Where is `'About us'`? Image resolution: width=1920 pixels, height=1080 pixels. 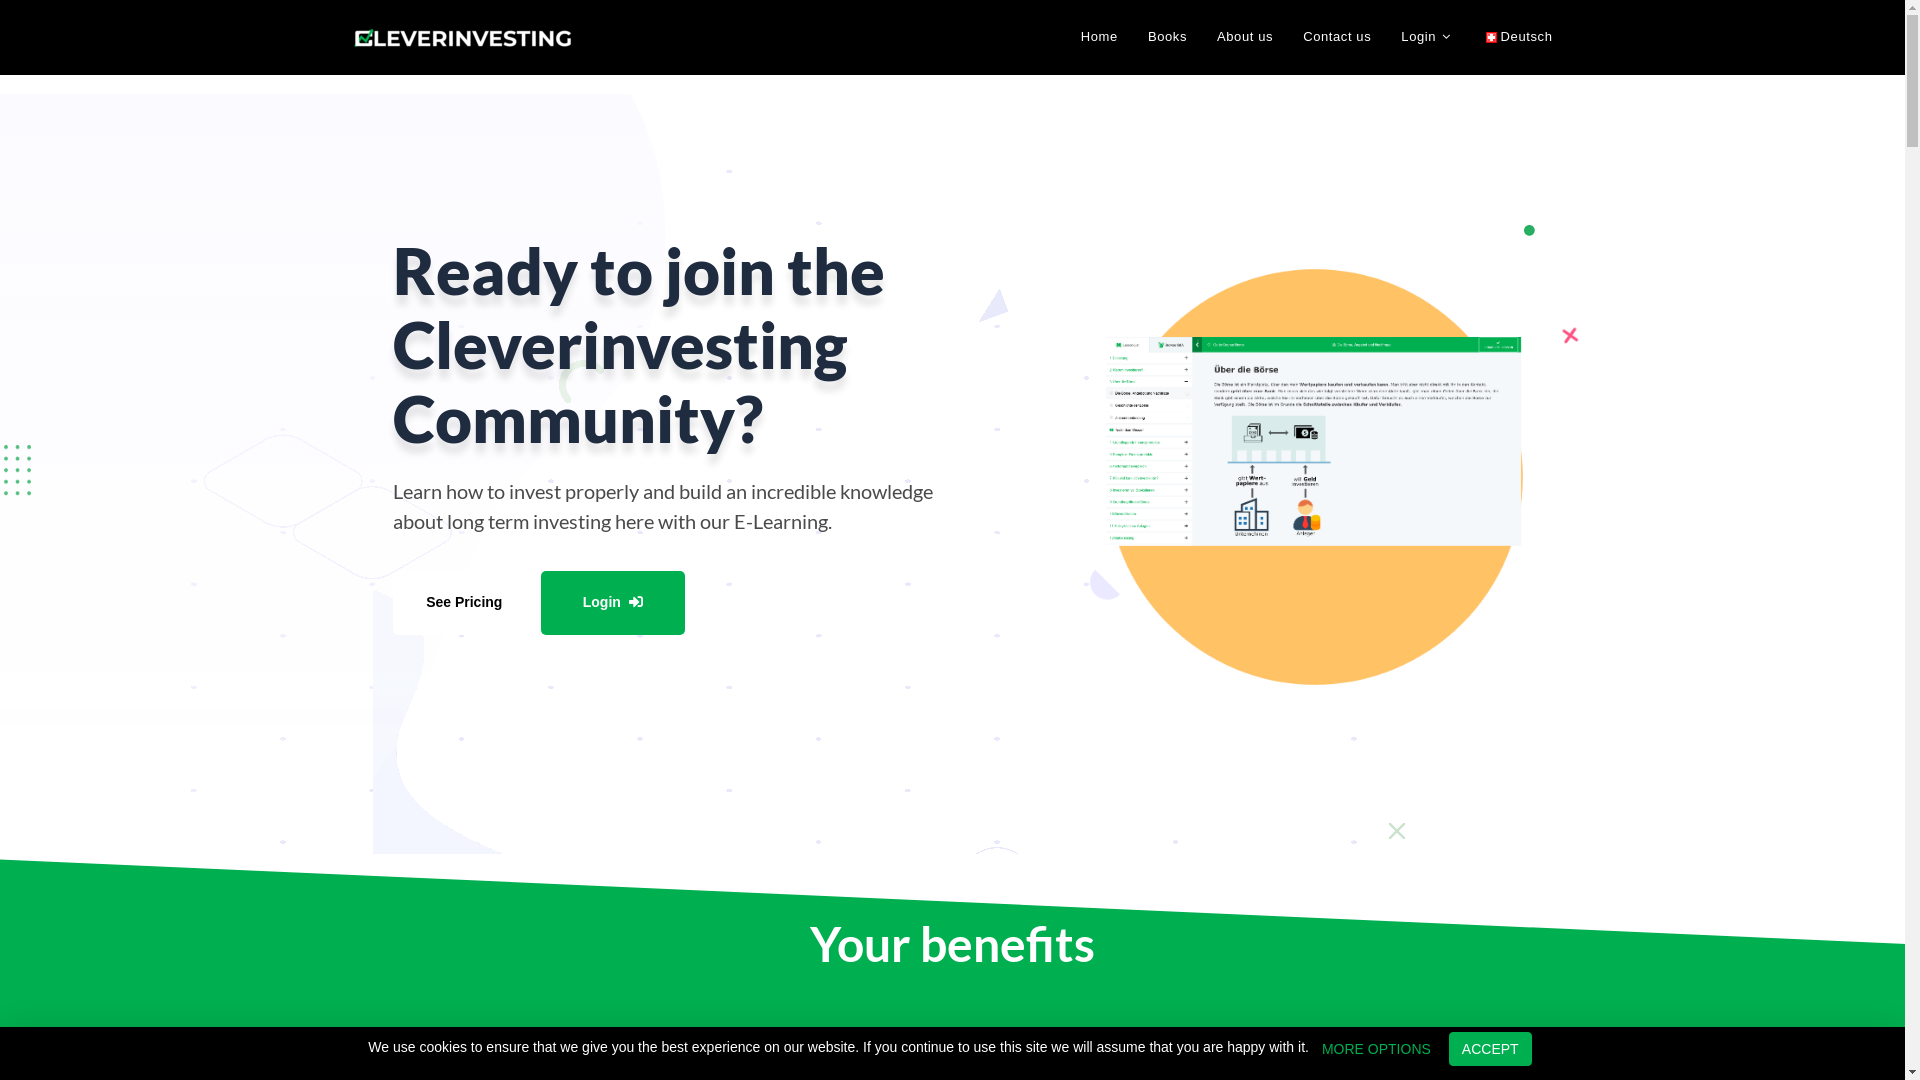
'About us' is located at coordinates (1200, 37).